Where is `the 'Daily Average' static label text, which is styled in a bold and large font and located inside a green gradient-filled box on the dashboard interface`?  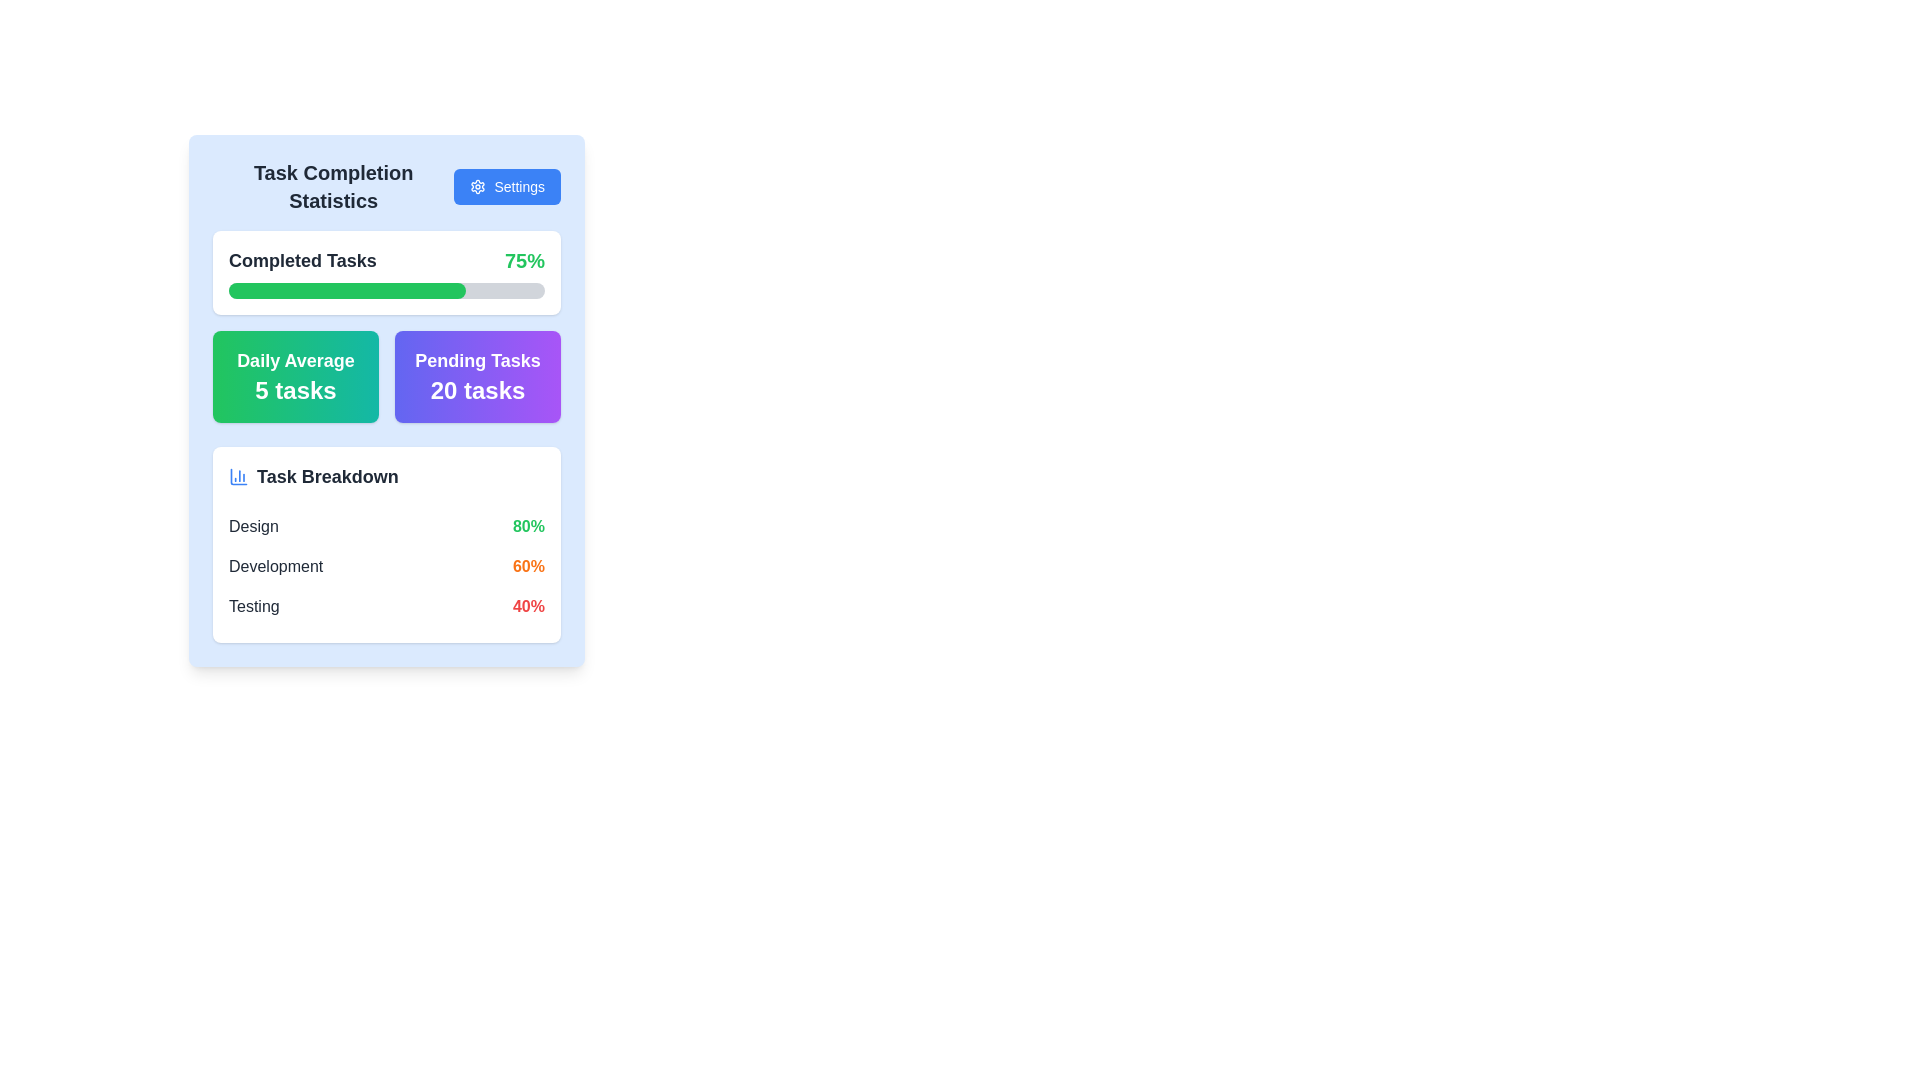
the 'Daily Average' static label text, which is styled in a bold and large font and located inside a green gradient-filled box on the dashboard interface is located at coordinates (295, 361).